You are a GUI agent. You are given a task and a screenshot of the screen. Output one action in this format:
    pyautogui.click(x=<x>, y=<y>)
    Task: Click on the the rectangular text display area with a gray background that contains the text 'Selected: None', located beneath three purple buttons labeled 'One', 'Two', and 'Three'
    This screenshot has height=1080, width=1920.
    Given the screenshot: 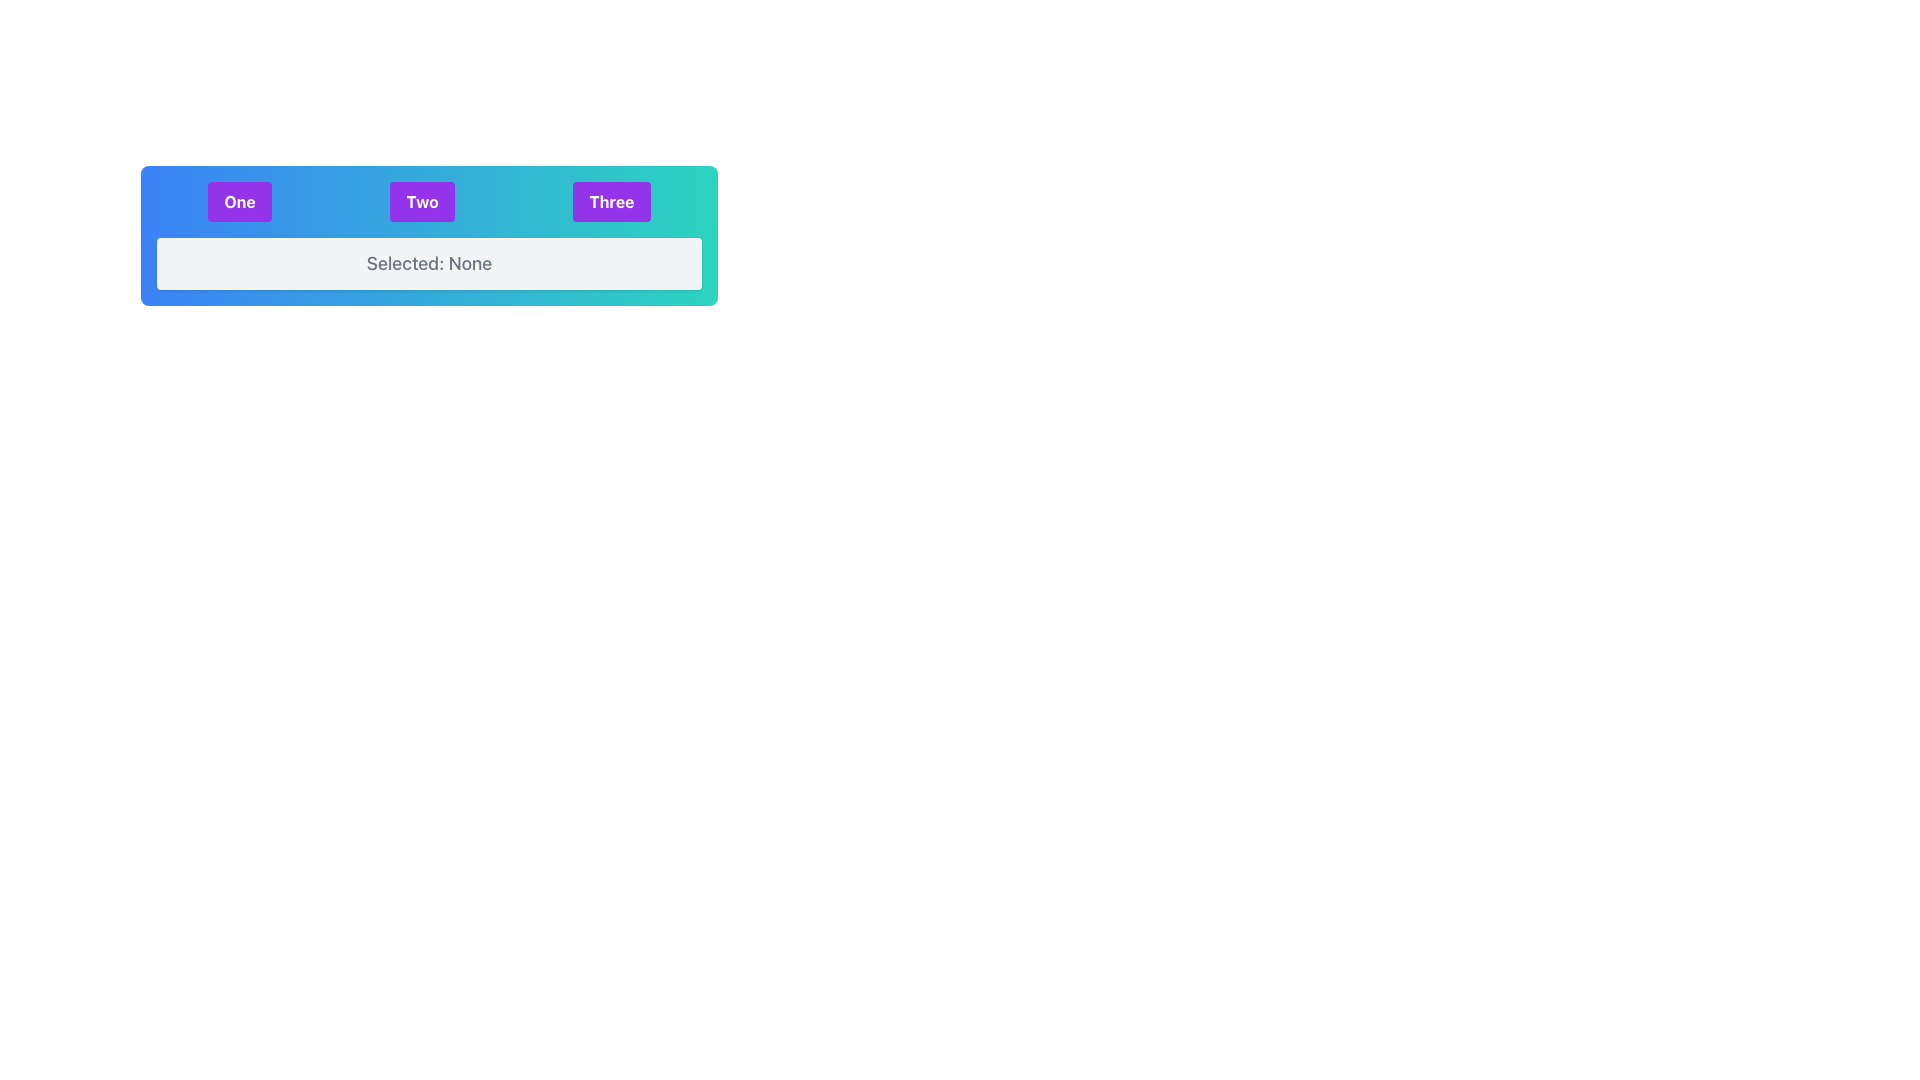 What is the action you would take?
    pyautogui.click(x=428, y=262)
    